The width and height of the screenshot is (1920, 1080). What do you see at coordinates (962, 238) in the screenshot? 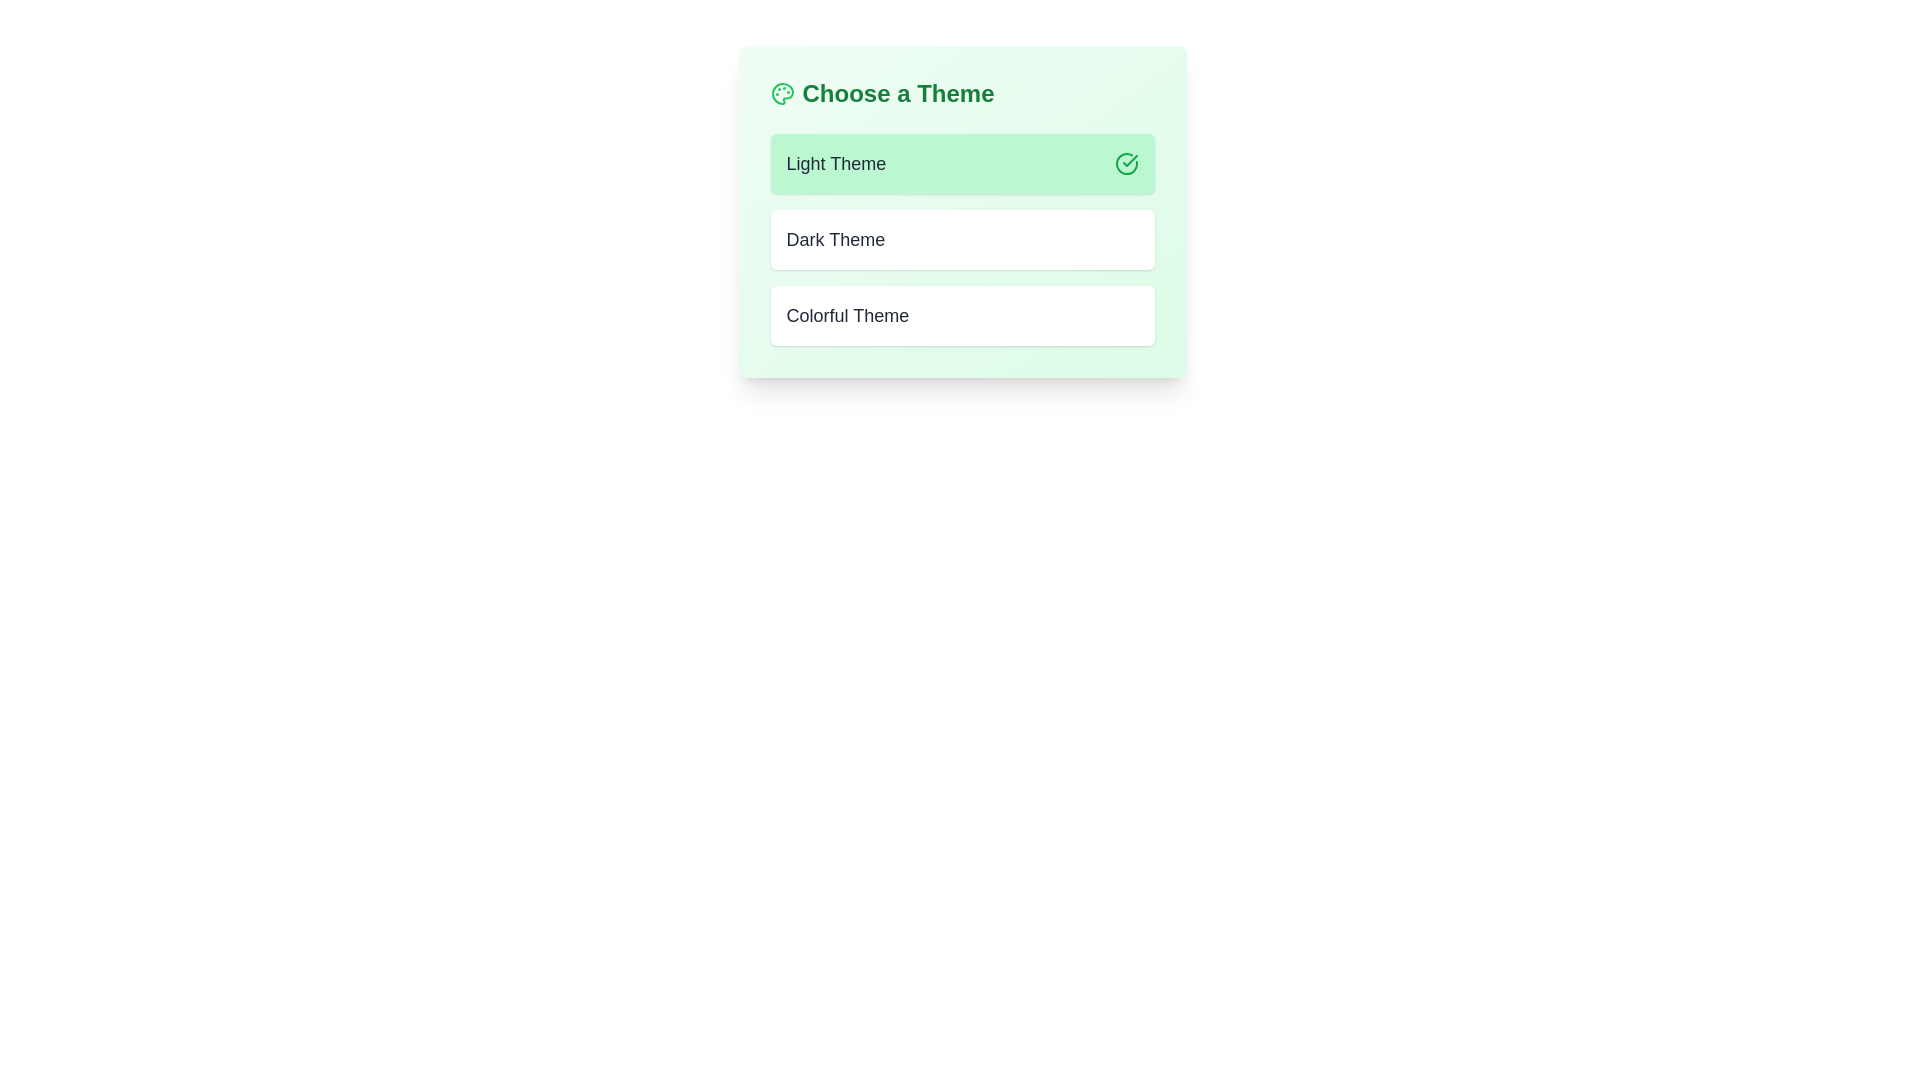
I see `the 'Dark Theme' List Item Button, which is located in the 'Choose a Theme' section between the 'Light Theme' and 'Colorful Theme' options` at bounding box center [962, 238].